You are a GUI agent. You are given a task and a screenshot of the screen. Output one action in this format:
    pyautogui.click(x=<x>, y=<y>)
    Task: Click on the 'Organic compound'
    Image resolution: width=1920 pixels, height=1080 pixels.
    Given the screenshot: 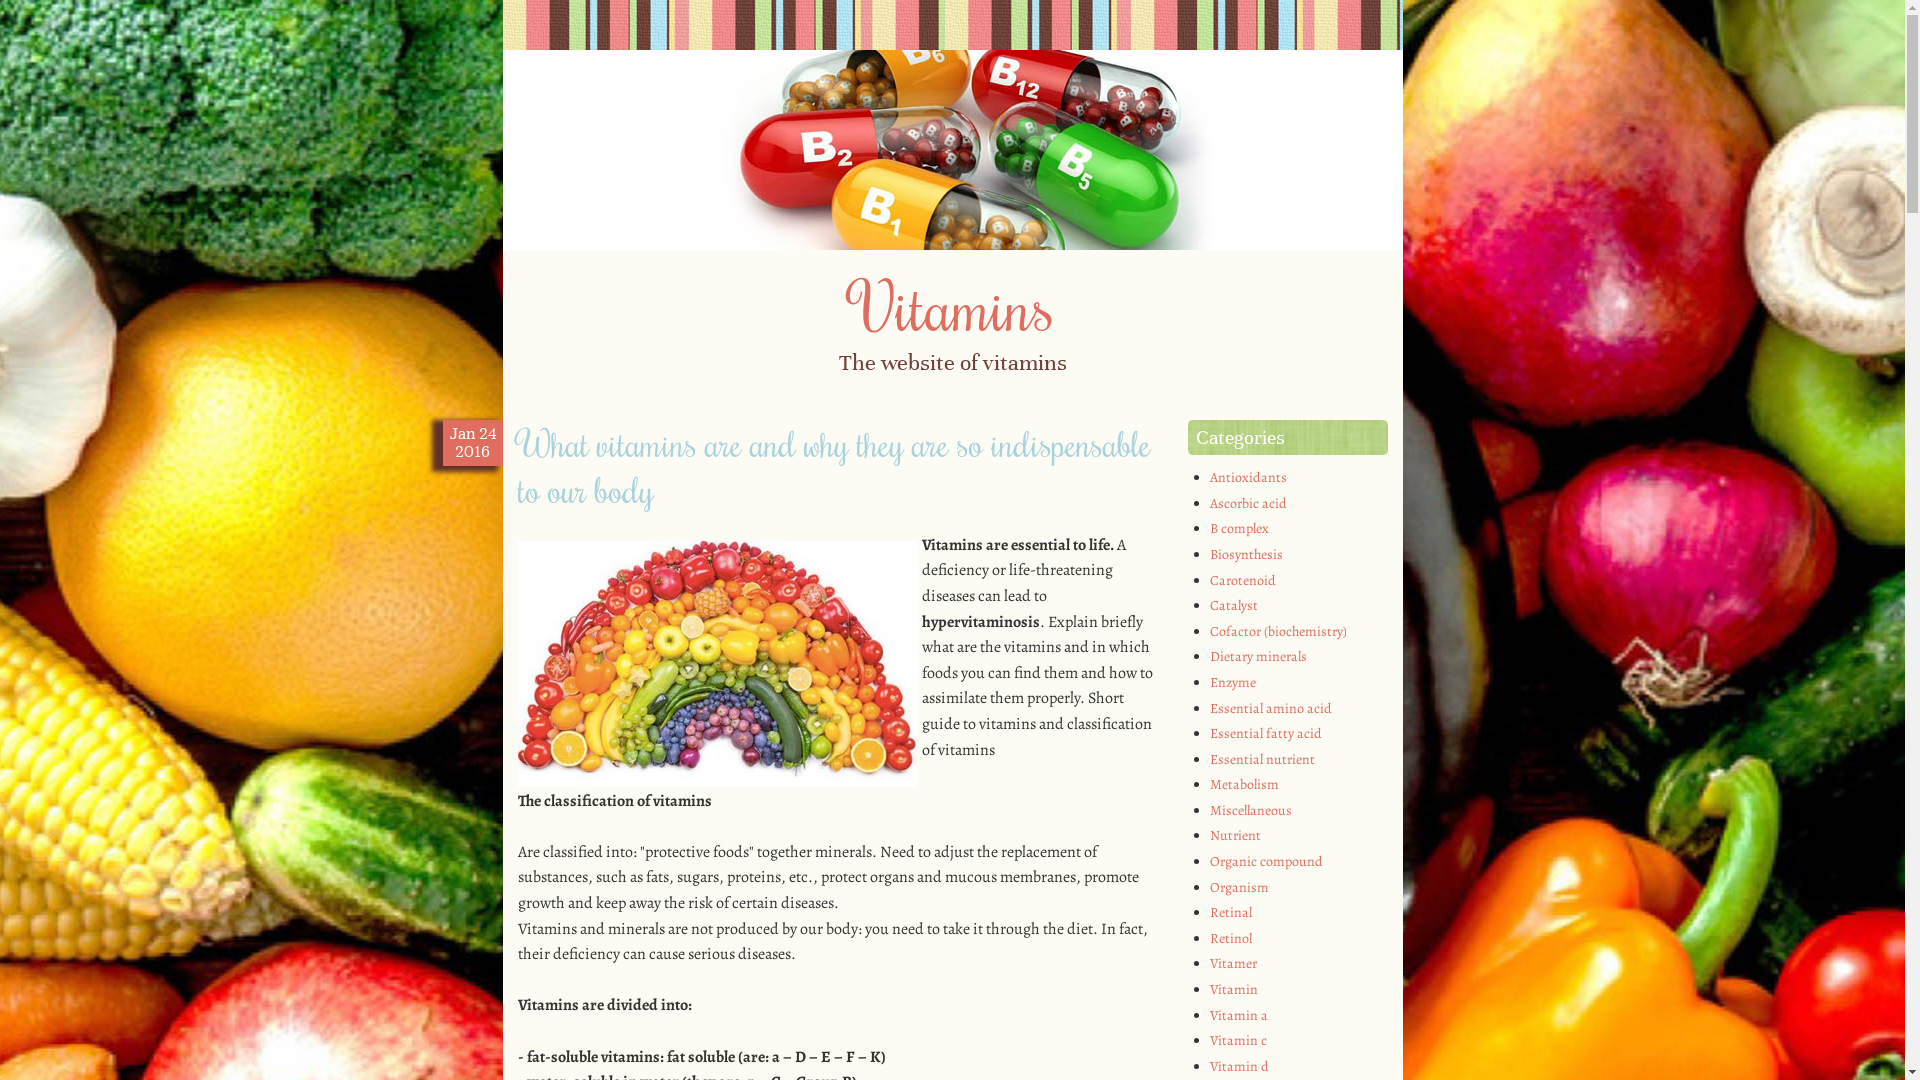 What is the action you would take?
    pyautogui.click(x=1265, y=860)
    